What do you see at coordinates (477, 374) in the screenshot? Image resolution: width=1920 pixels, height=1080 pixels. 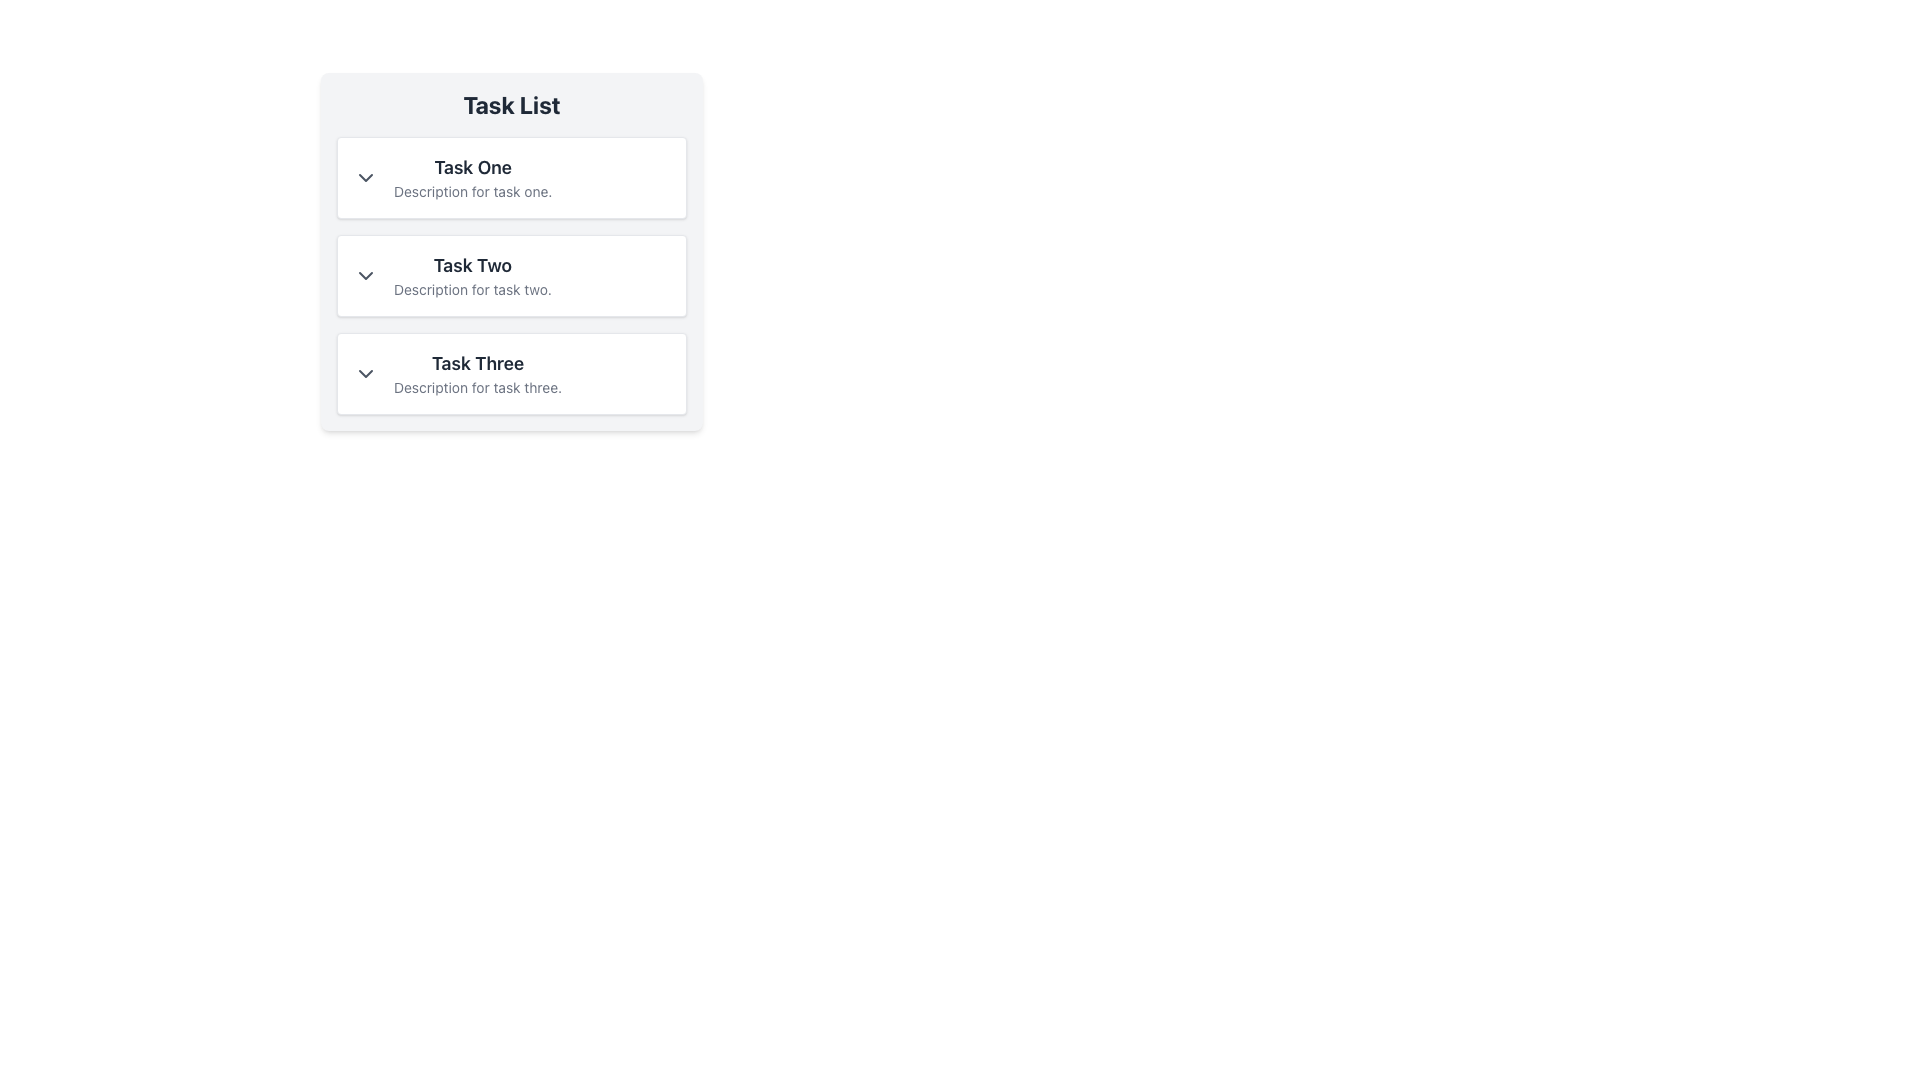 I see `the third task card in the task list which displays the task title and description` at bounding box center [477, 374].